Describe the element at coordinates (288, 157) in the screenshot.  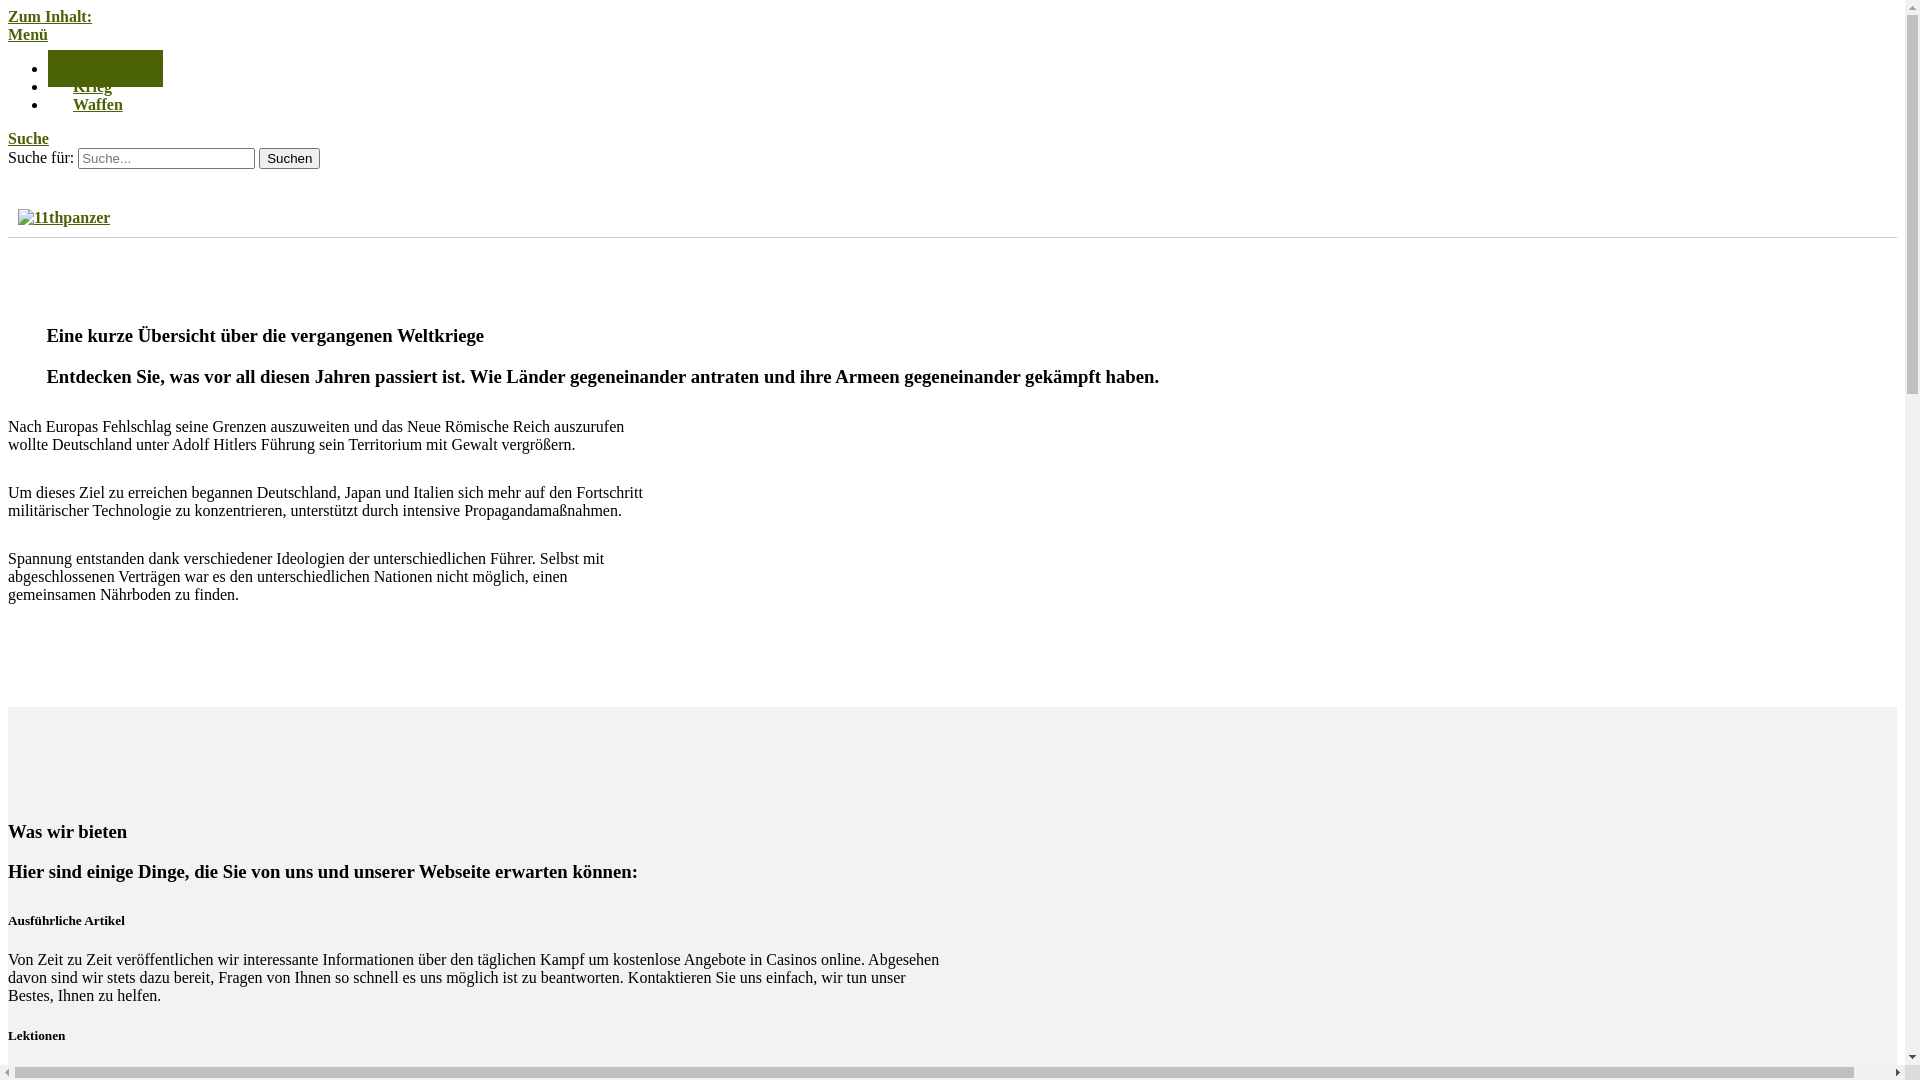
I see `'Suchen'` at that location.